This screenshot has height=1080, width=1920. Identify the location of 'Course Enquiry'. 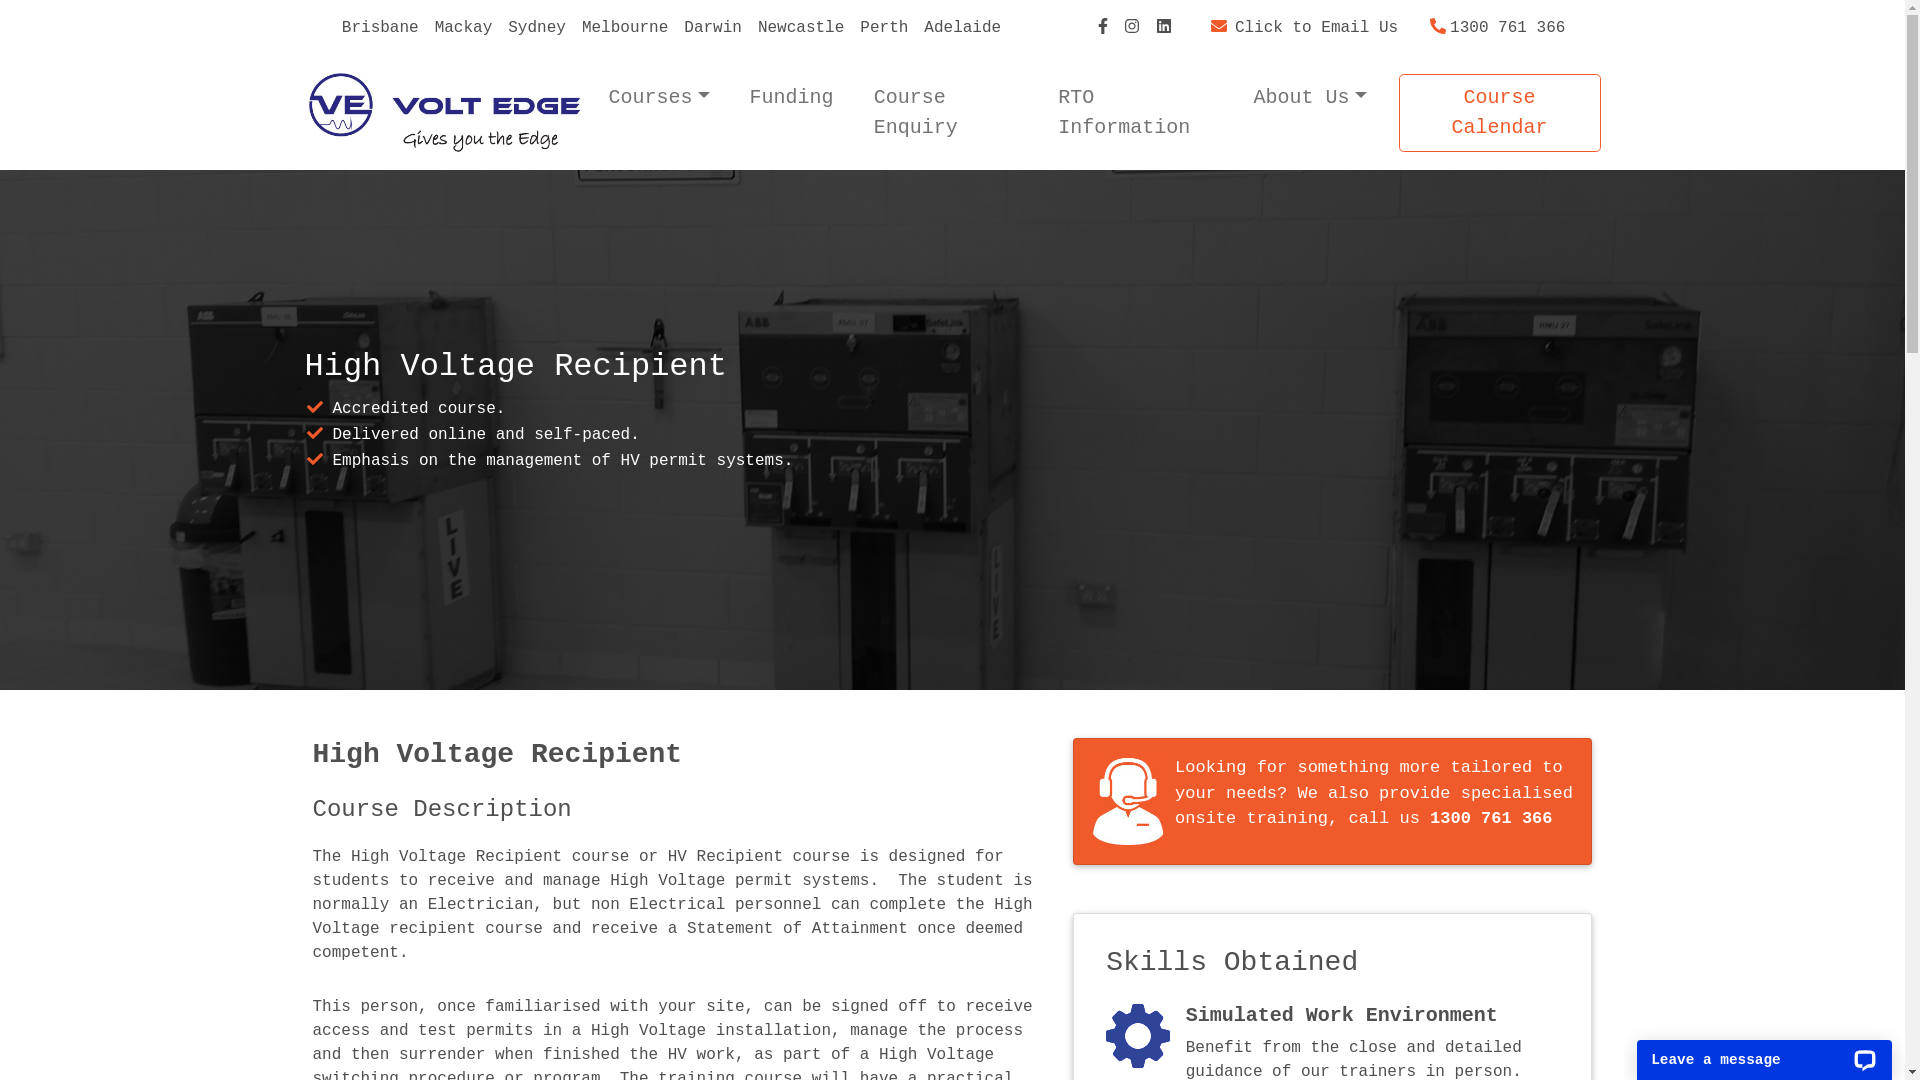
(865, 112).